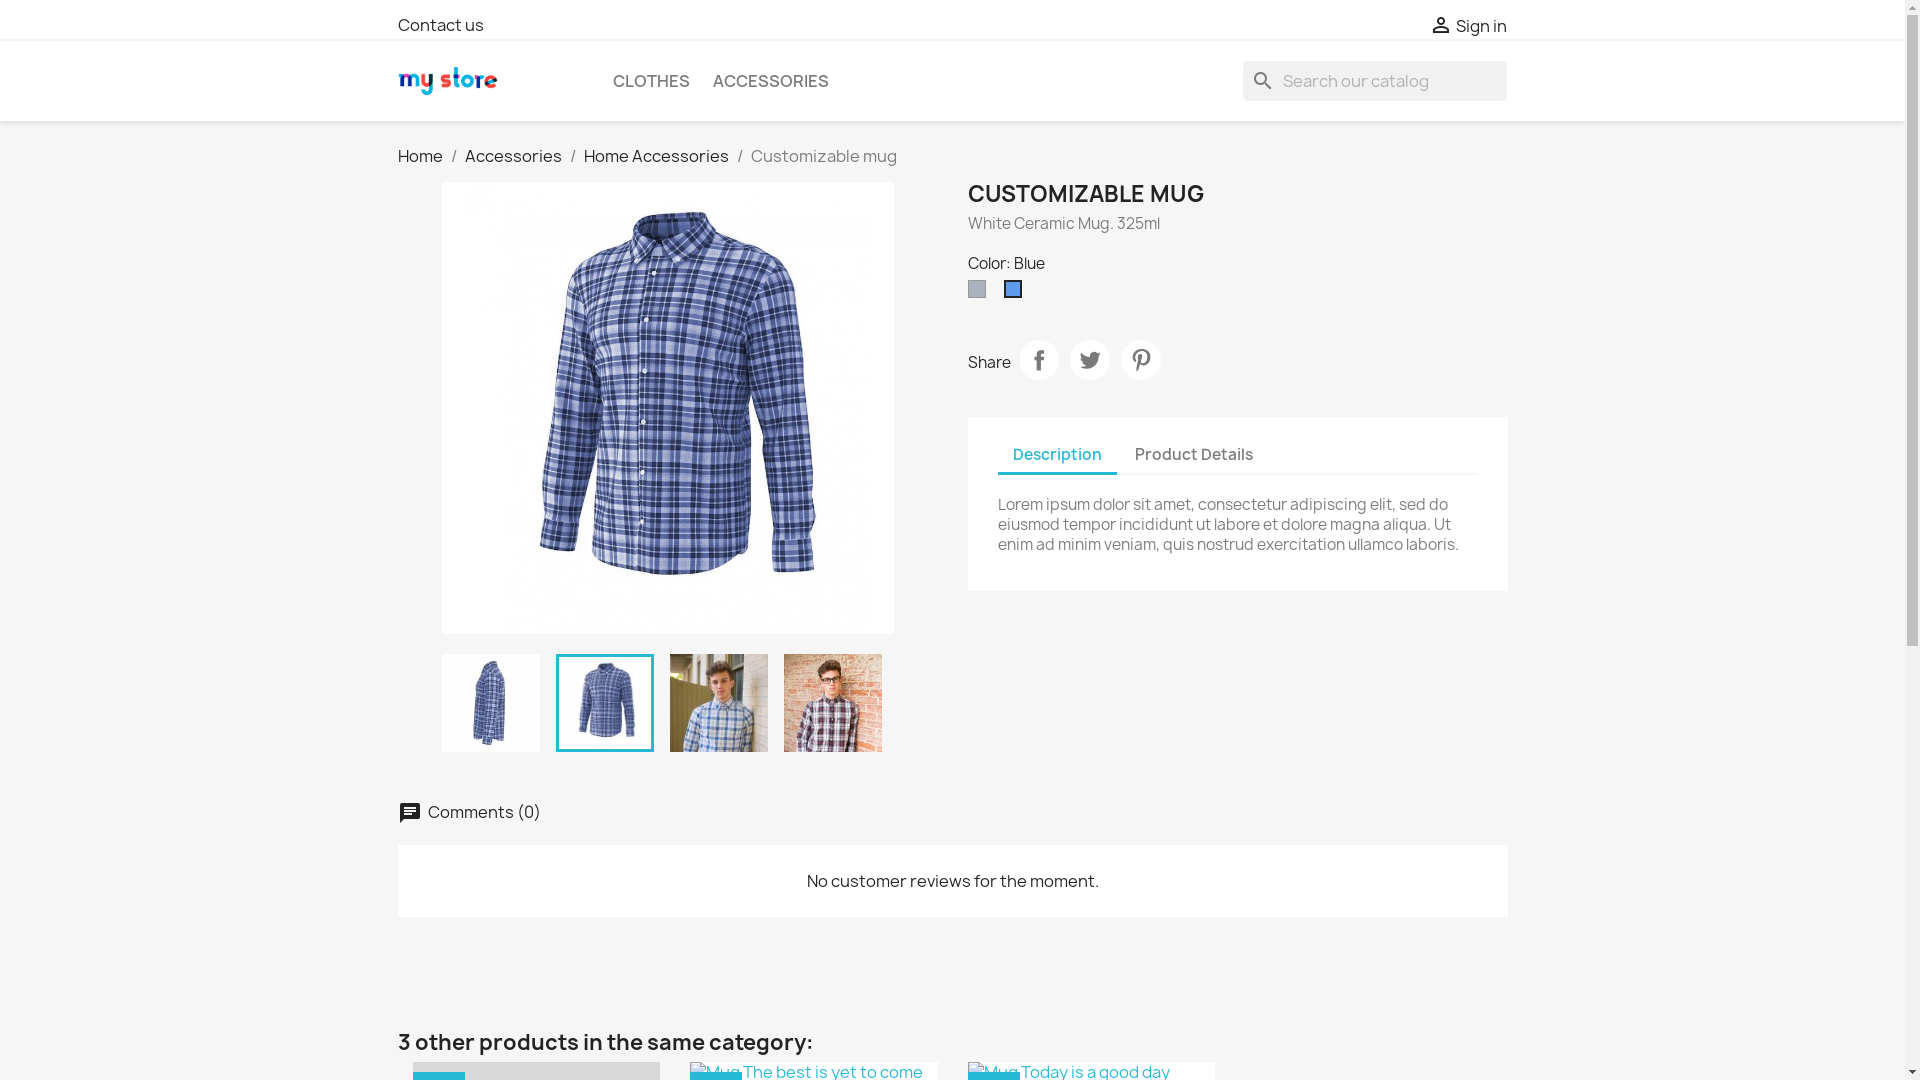 The width and height of the screenshot is (1920, 1080). Describe the element at coordinates (1140, 358) in the screenshot. I see `'Pinterest'` at that location.